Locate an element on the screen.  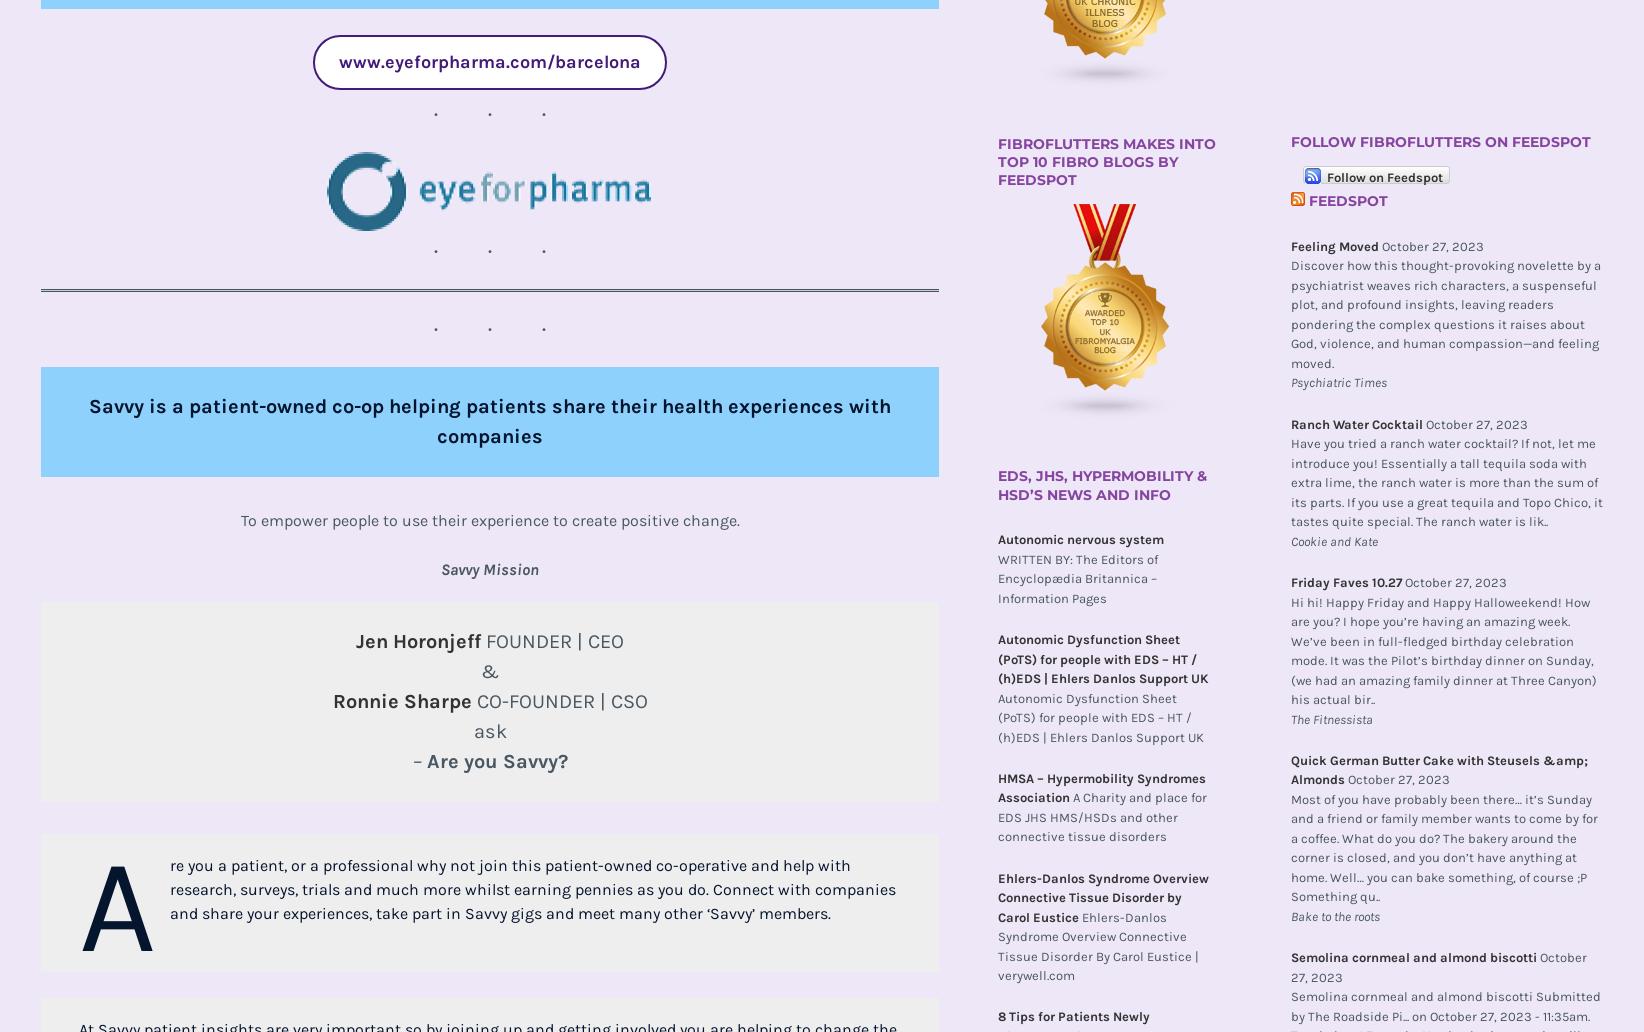
'Feeling Moved' is located at coordinates (1333, 244).